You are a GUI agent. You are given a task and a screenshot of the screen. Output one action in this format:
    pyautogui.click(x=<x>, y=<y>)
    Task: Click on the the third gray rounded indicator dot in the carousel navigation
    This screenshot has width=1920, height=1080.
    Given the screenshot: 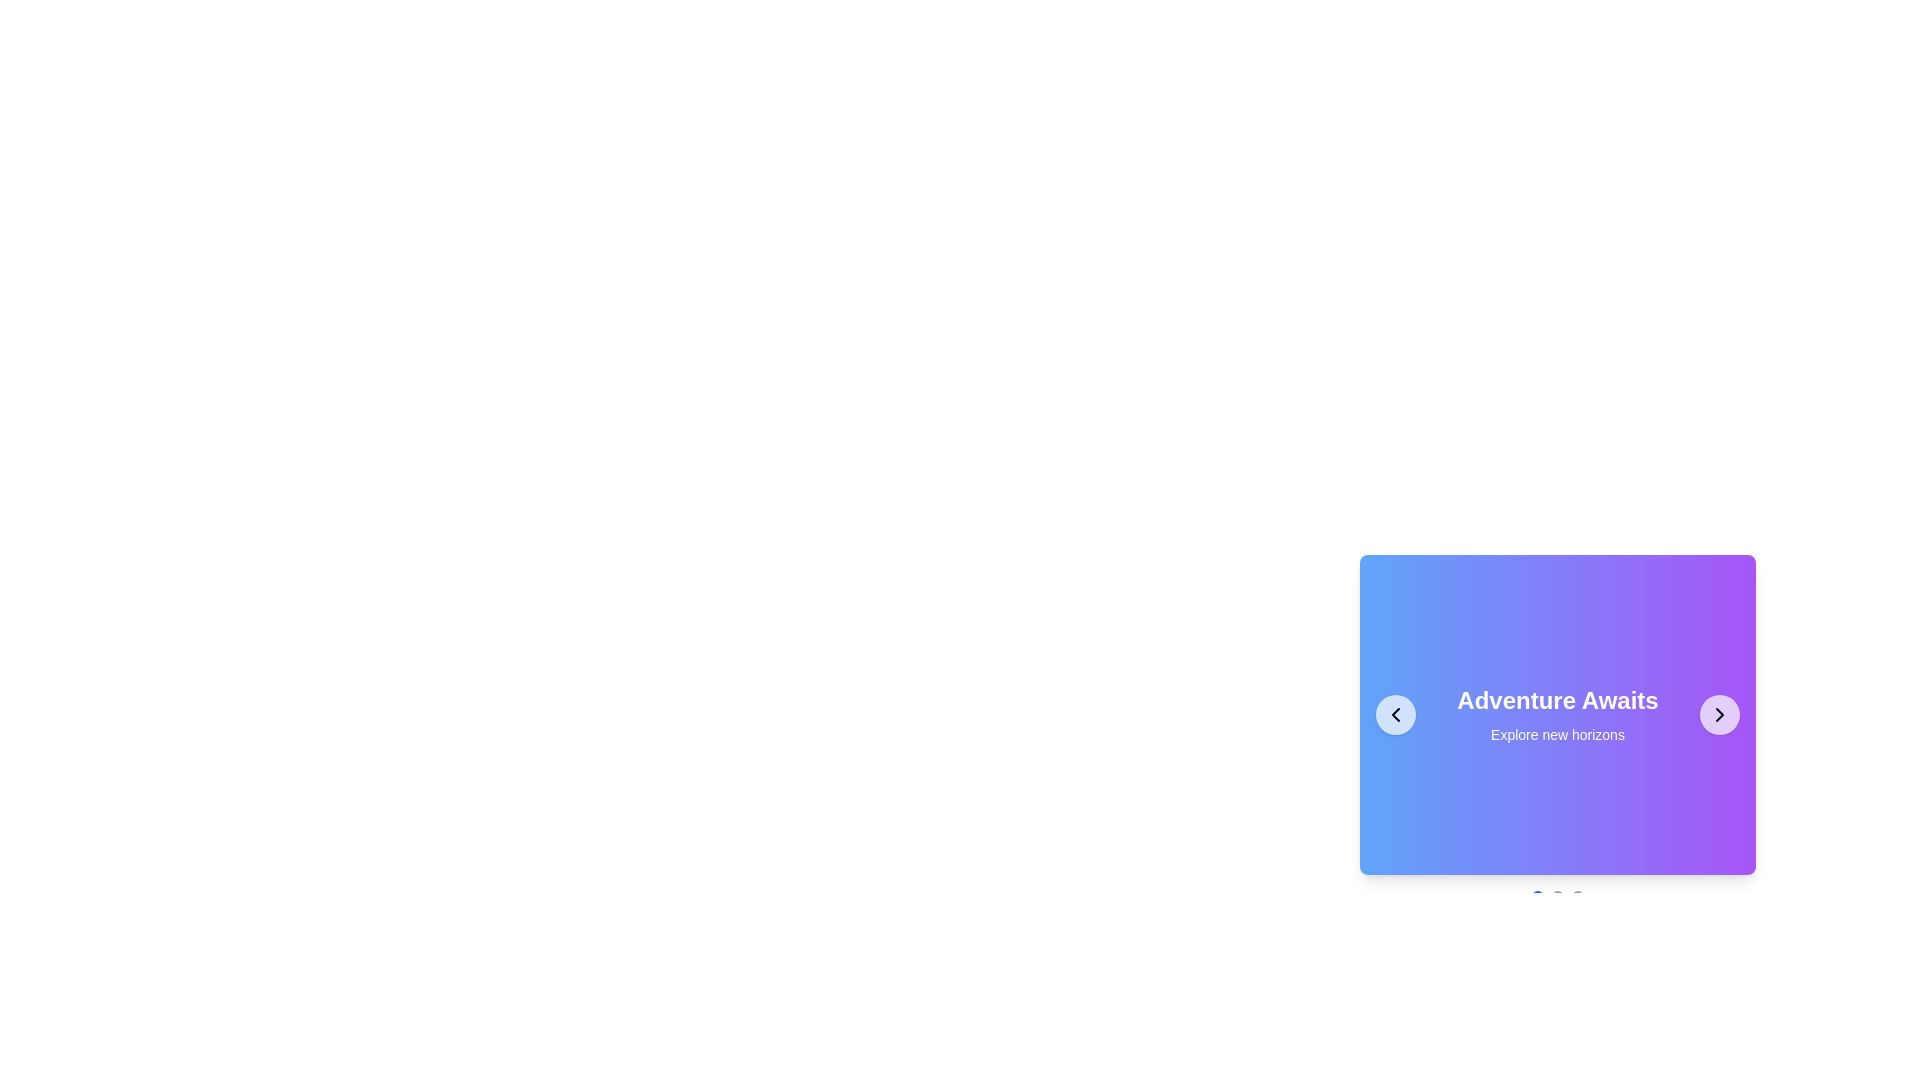 What is the action you would take?
    pyautogui.click(x=1577, y=896)
    